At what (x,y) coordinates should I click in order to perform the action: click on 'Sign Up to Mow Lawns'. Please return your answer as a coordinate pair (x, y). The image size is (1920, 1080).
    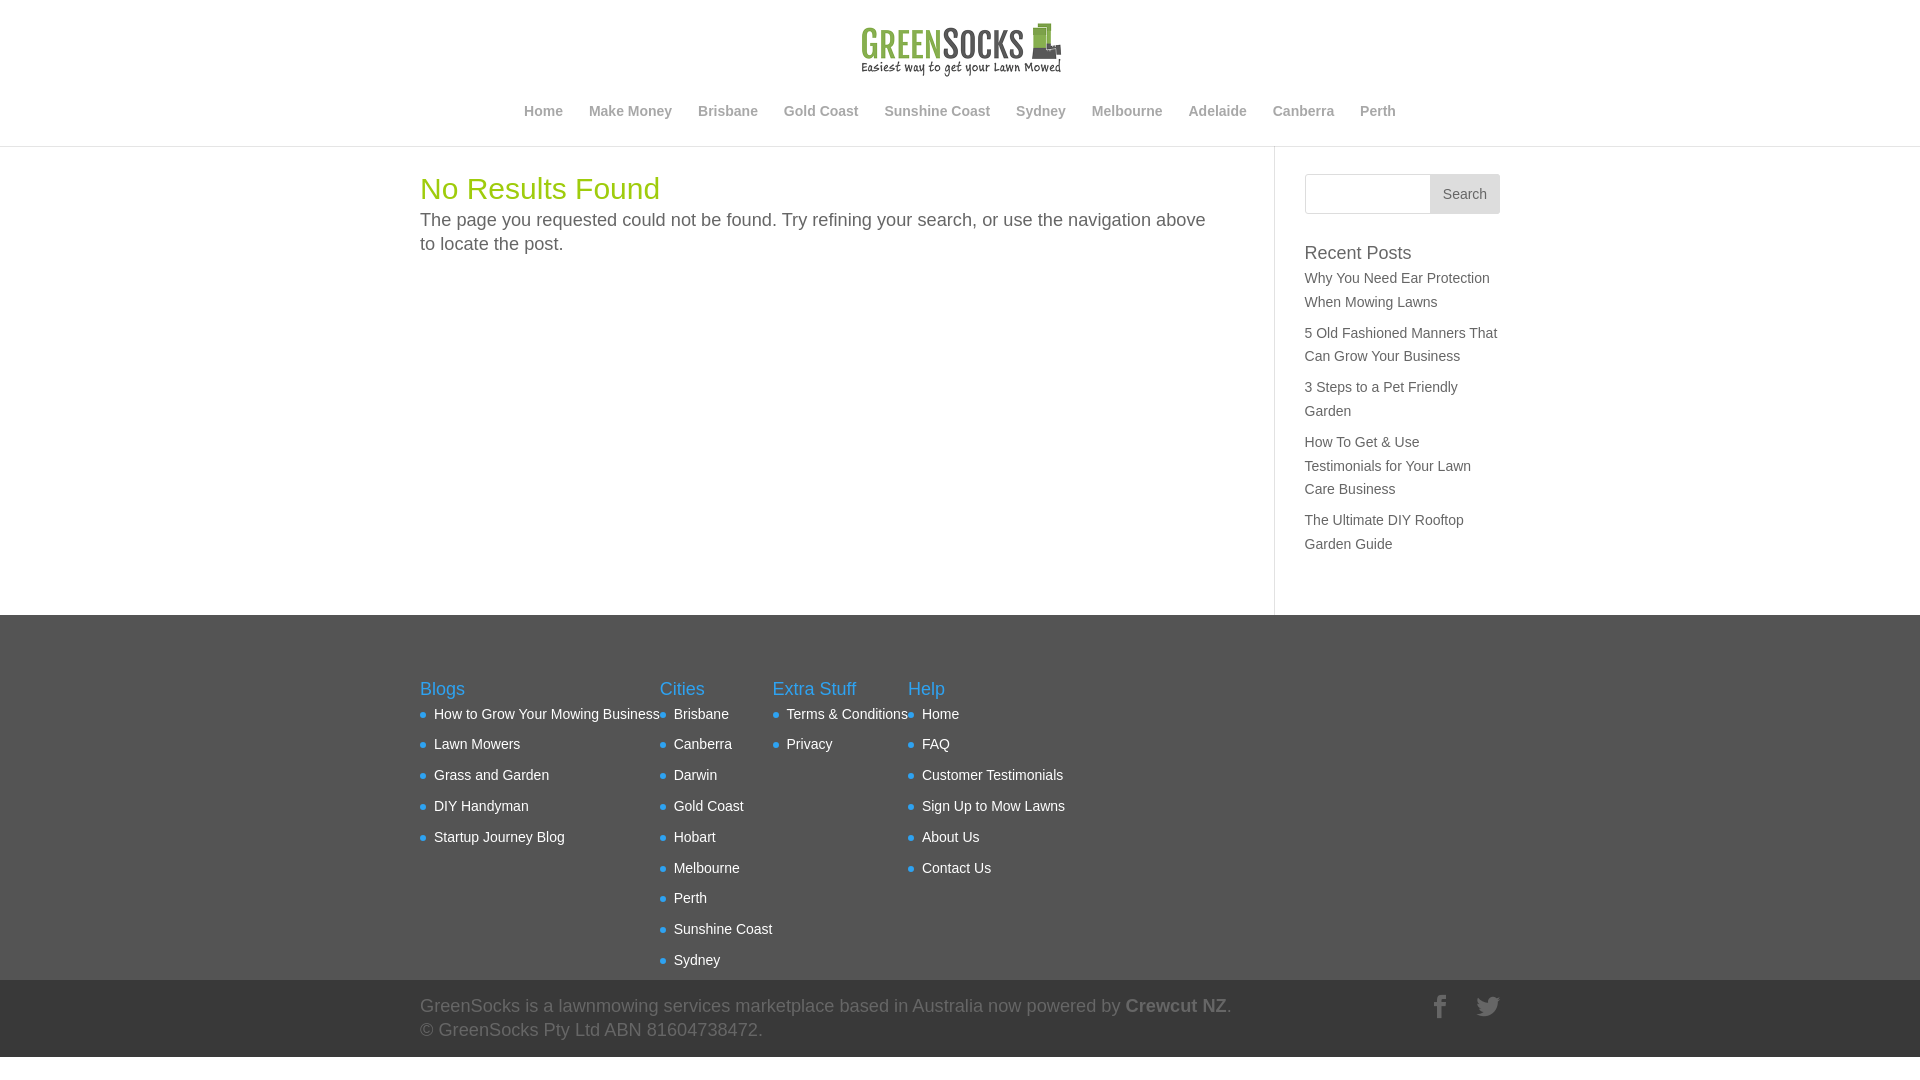
    Looking at the image, I should click on (993, 805).